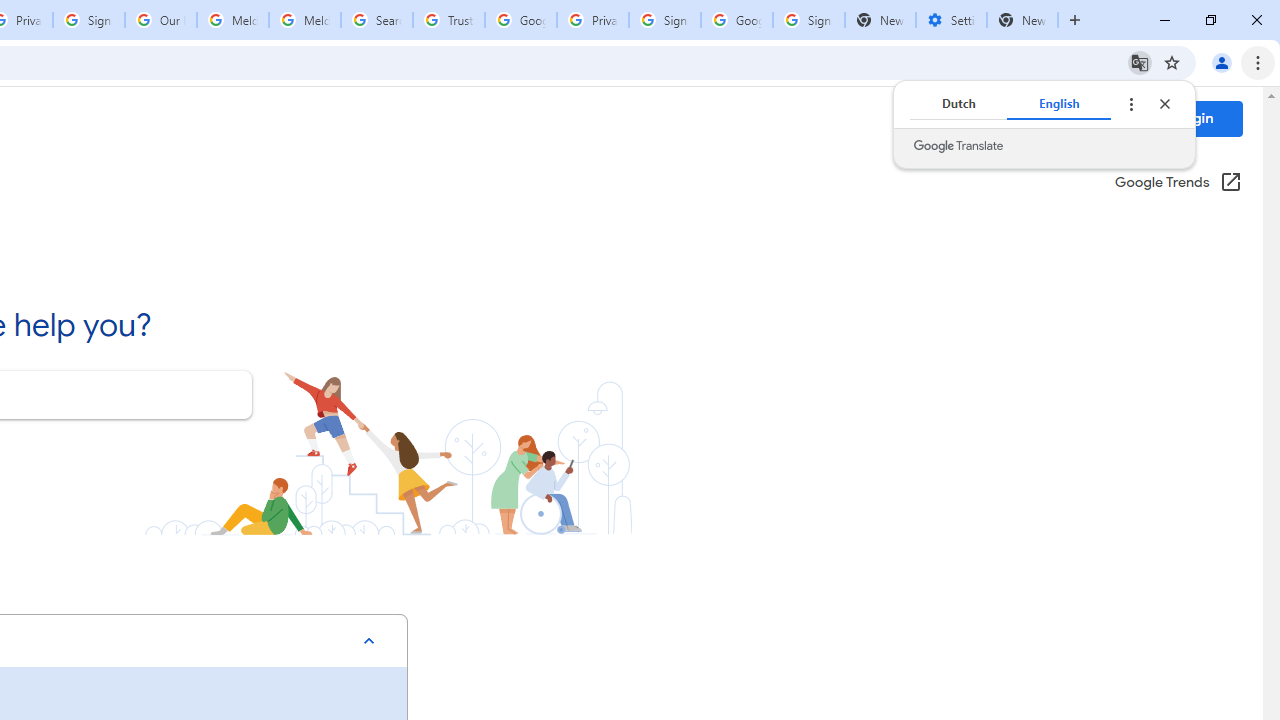  Describe the element at coordinates (808, 20) in the screenshot. I see `'Sign in - Google Accounts'` at that location.